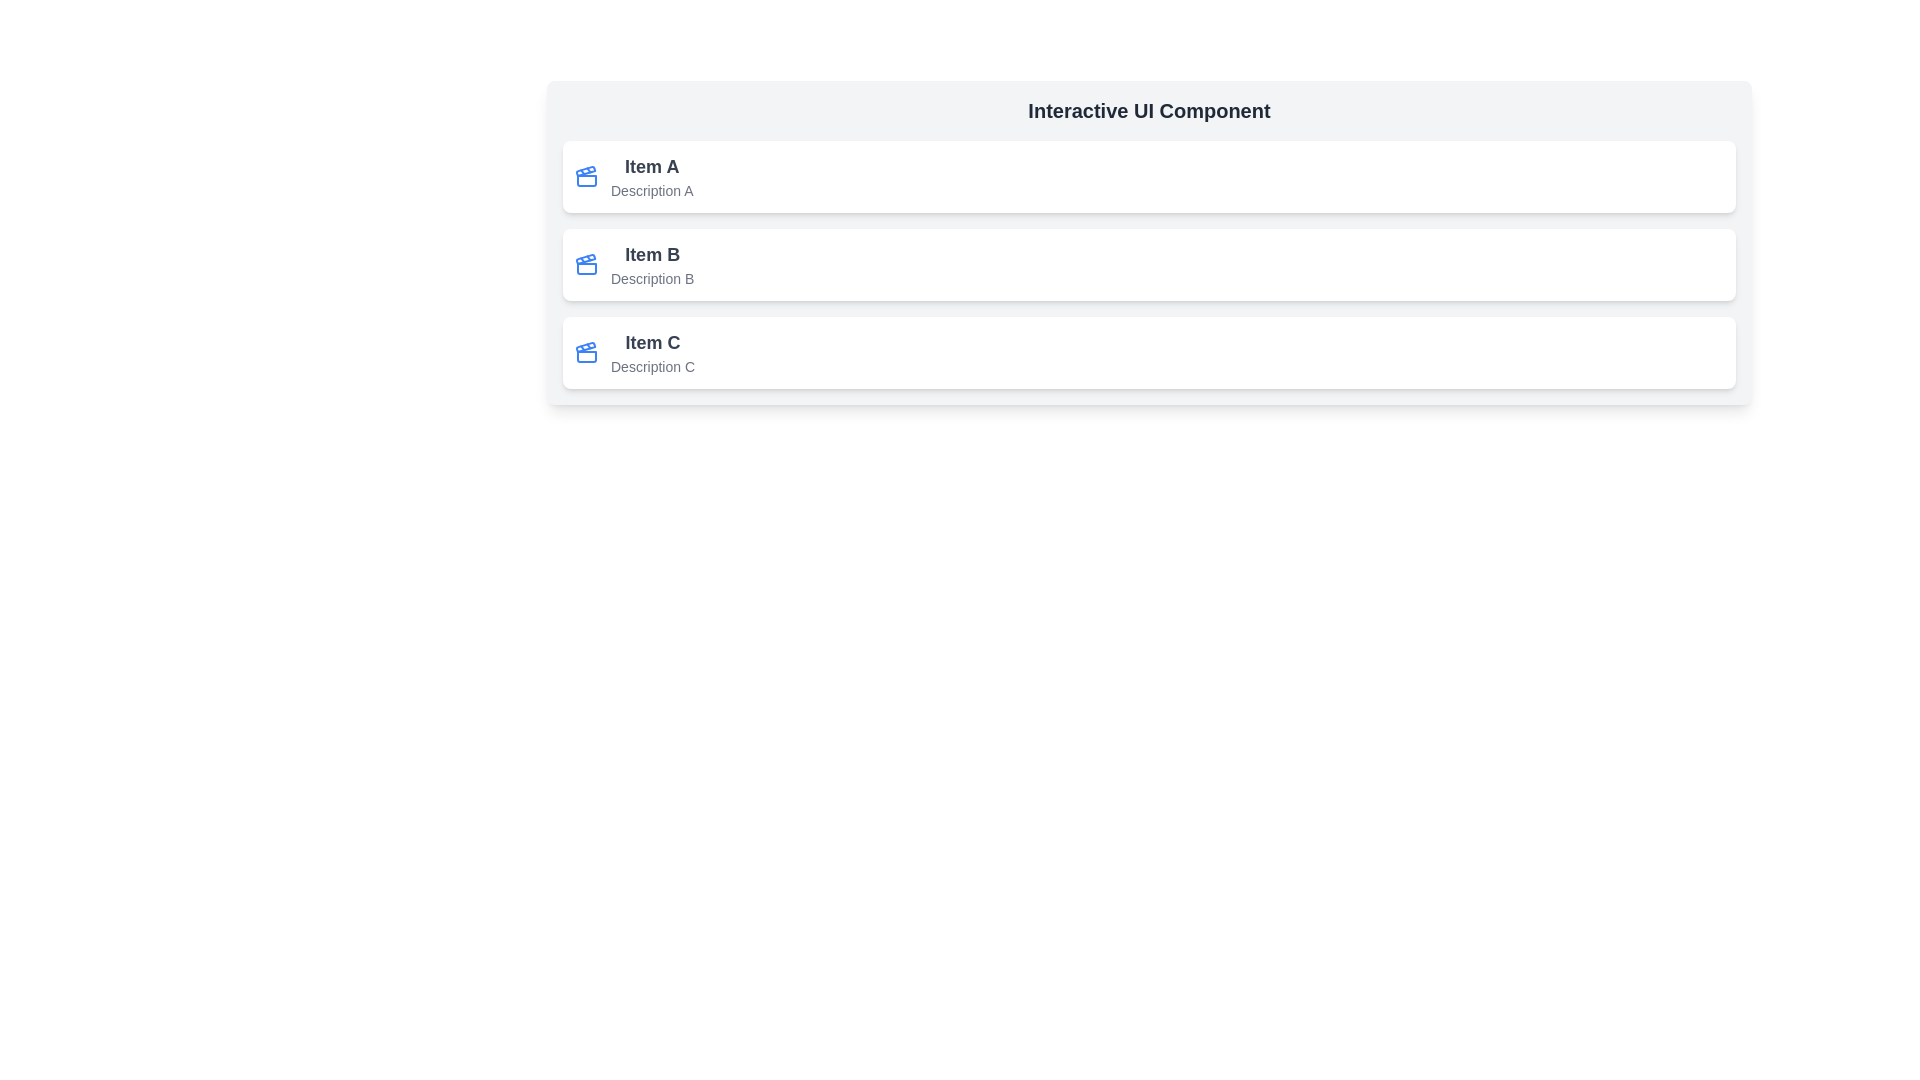 The image size is (1920, 1080). What do you see at coordinates (652, 165) in the screenshot?
I see `the Text label that serves as the title or main heading for the topmost card in a vertically-aligned list, positioned above the description text 'Description A'` at bounding box center [652, 165].